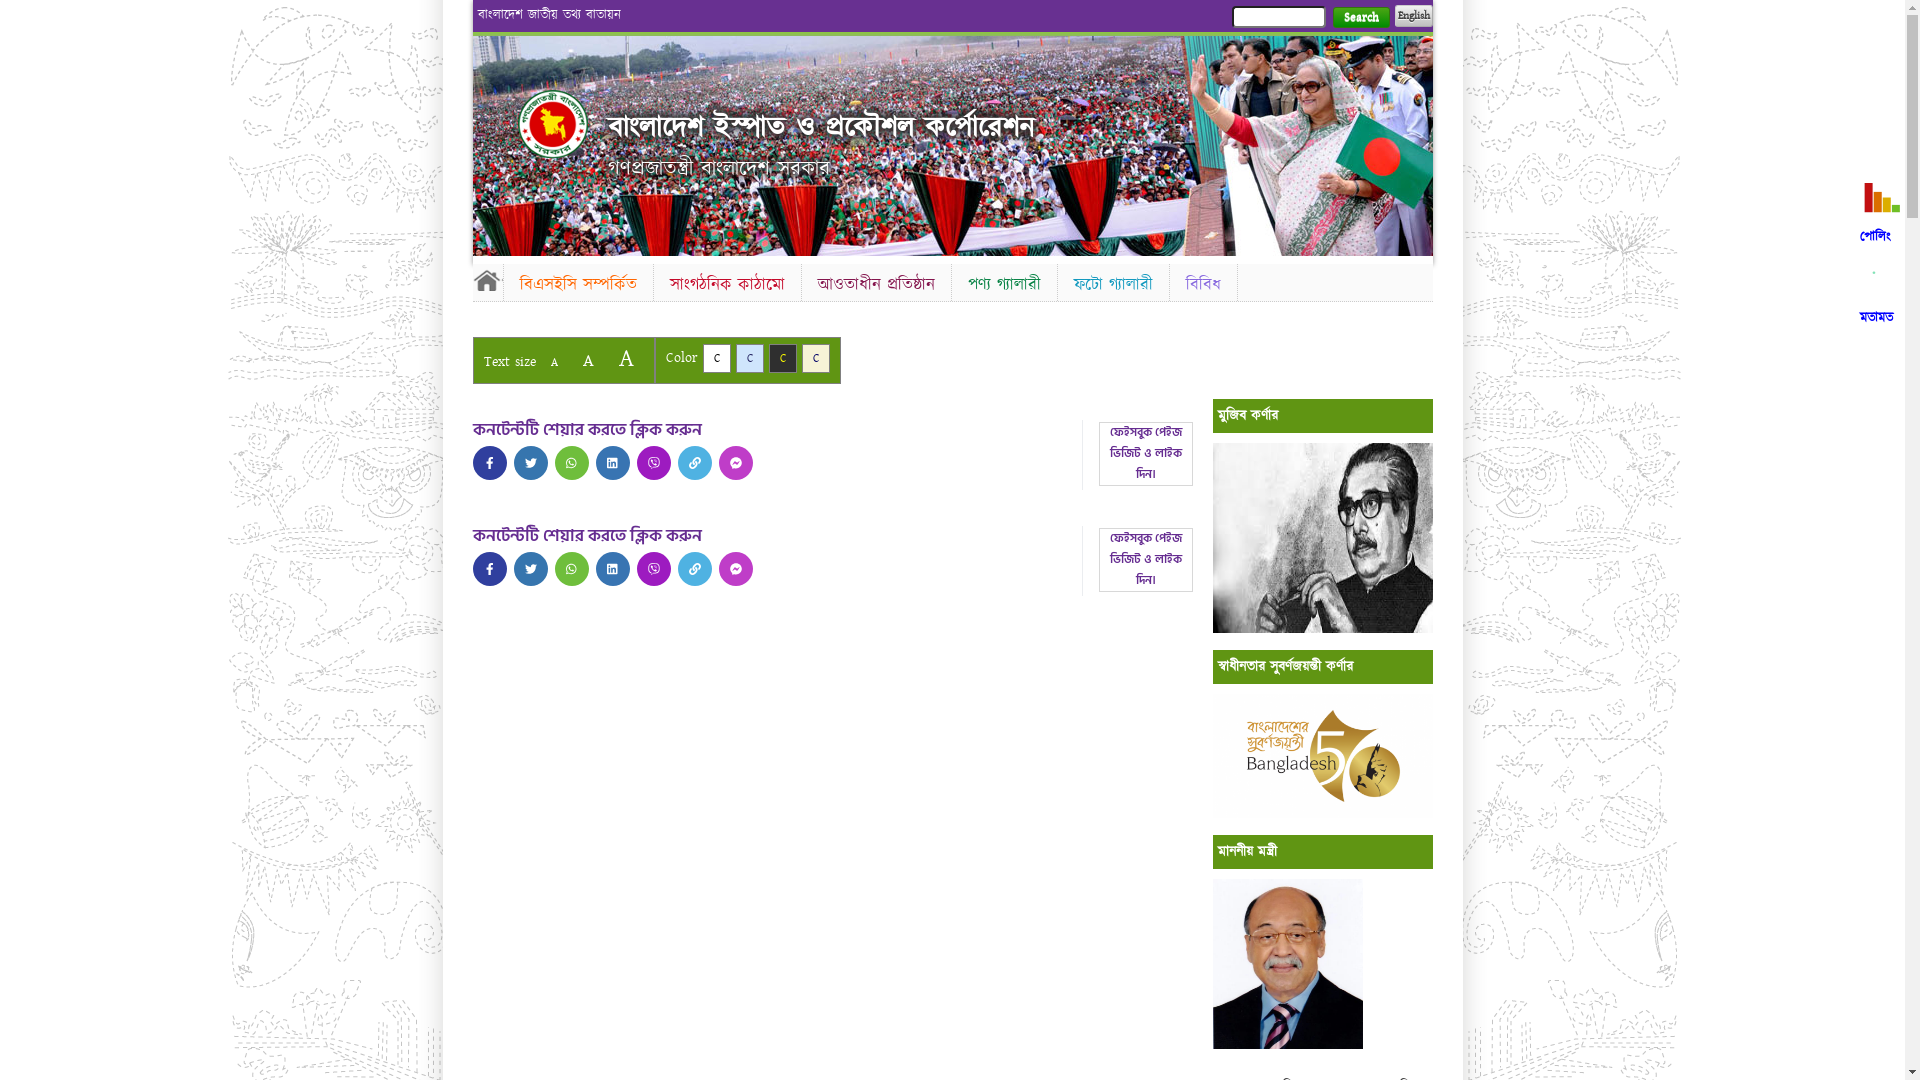 The image size is (1920, 1080). I want to click on 'A', so click(586, 360).